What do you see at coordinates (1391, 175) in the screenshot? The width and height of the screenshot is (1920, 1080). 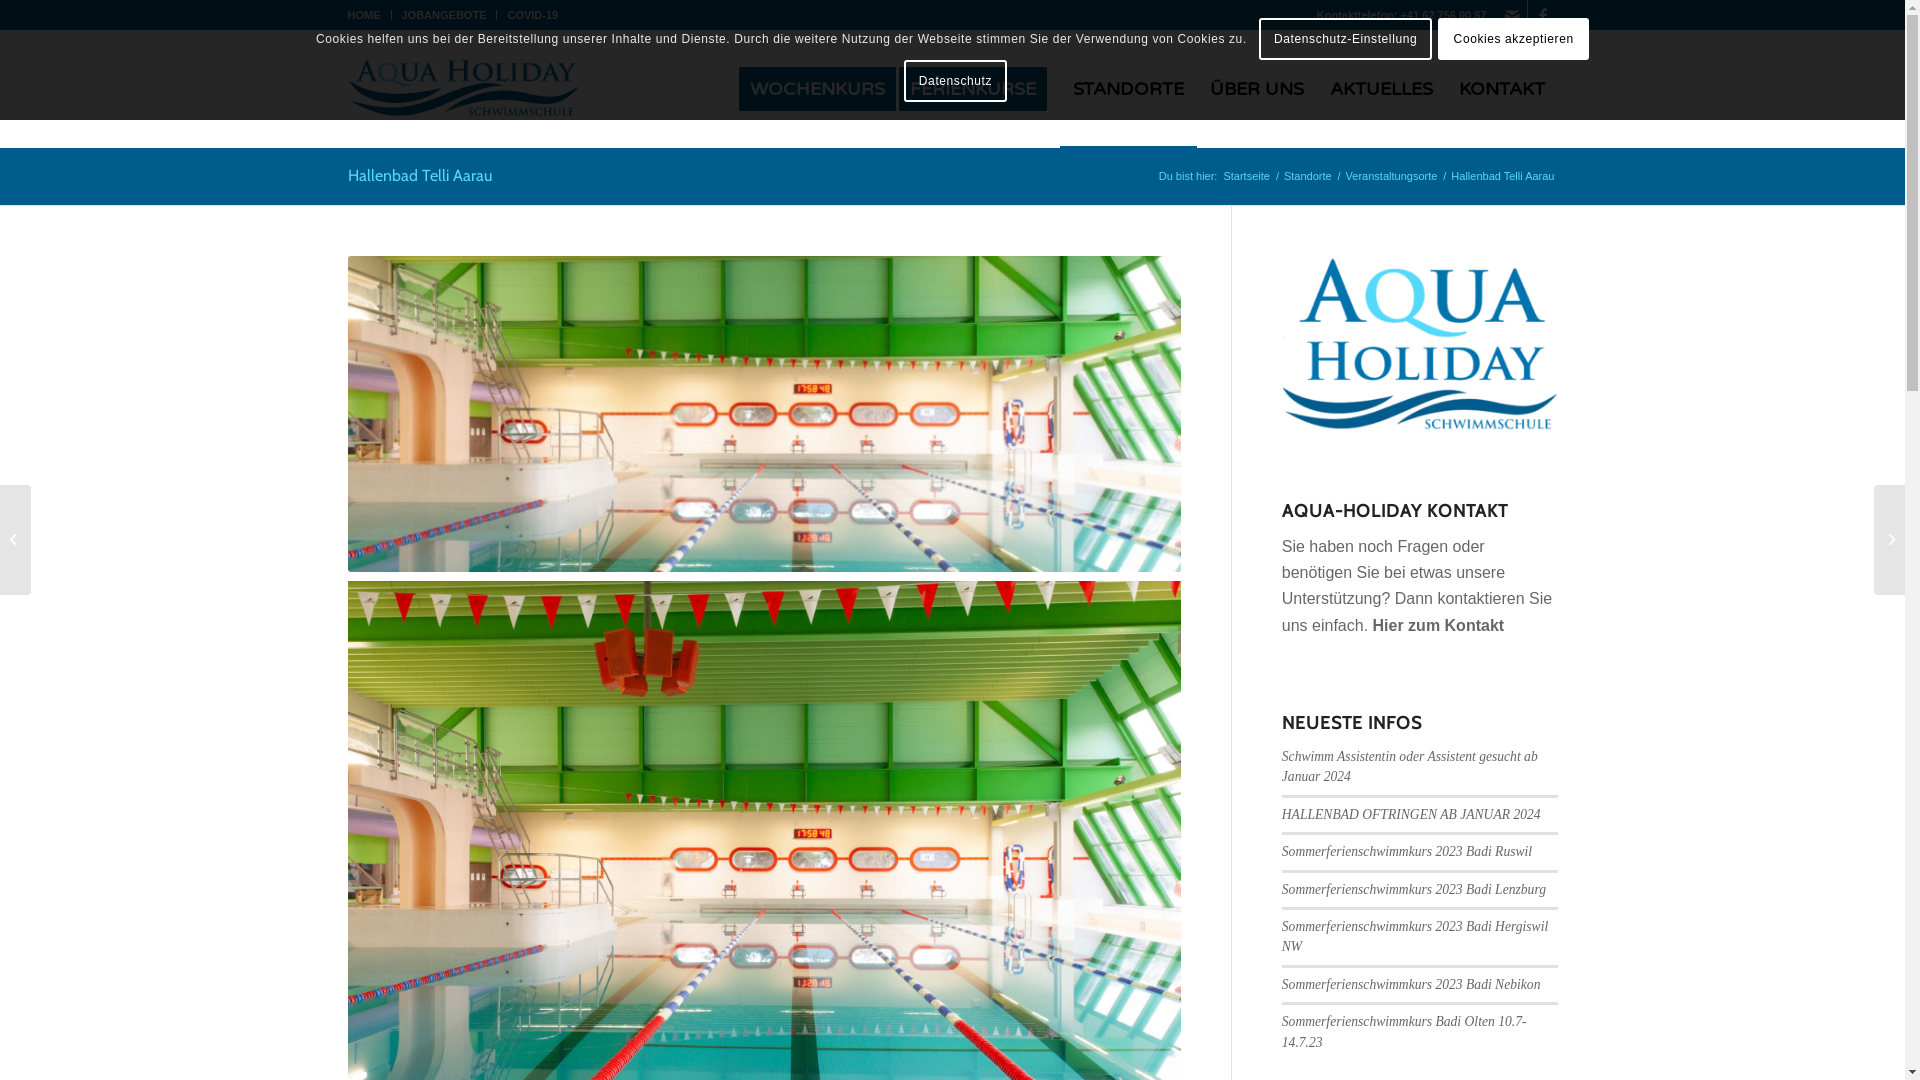 I see `'Veranstaltungsorte'` at bounding box center [1391, 175].